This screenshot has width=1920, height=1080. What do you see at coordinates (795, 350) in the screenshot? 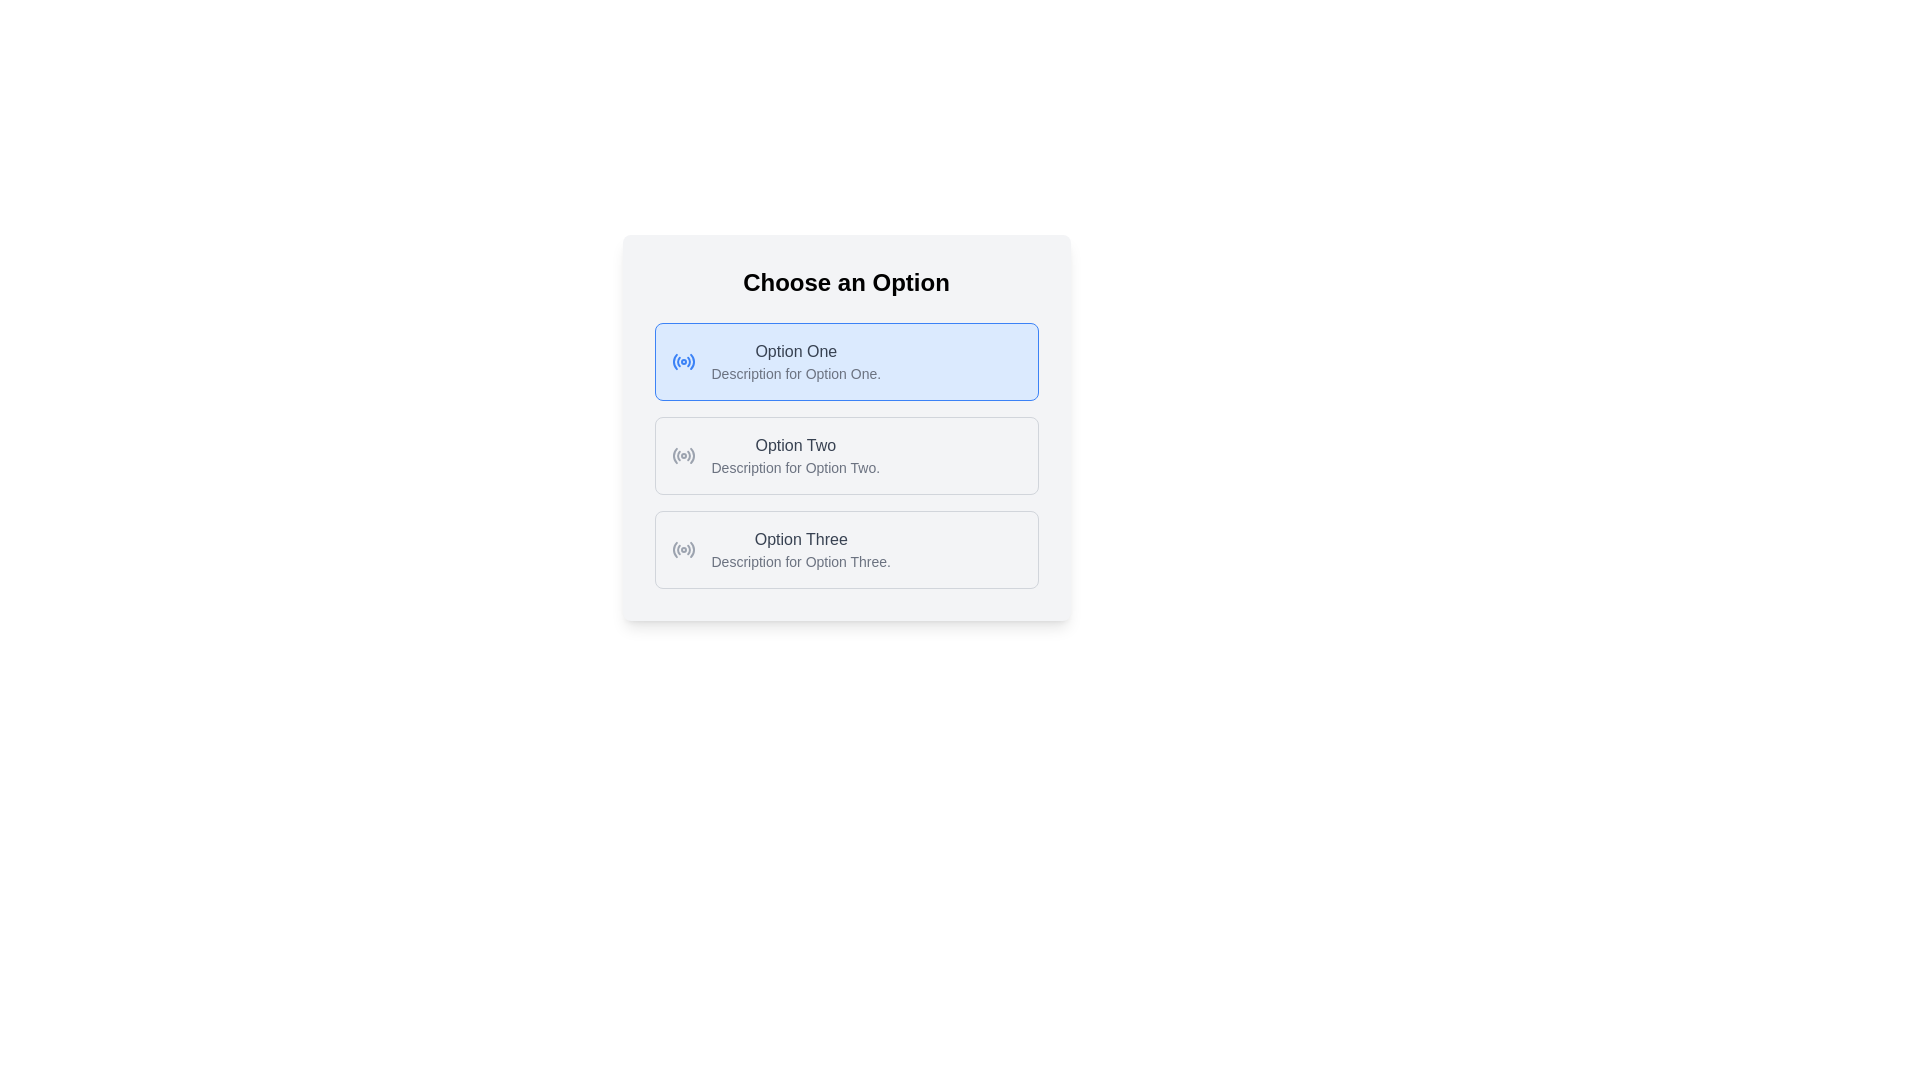
I see `the text label reading 'Option One', which is styled with medium-weight gray font and is the first option in a vertical list of choices` at bounding box center [795, 350].